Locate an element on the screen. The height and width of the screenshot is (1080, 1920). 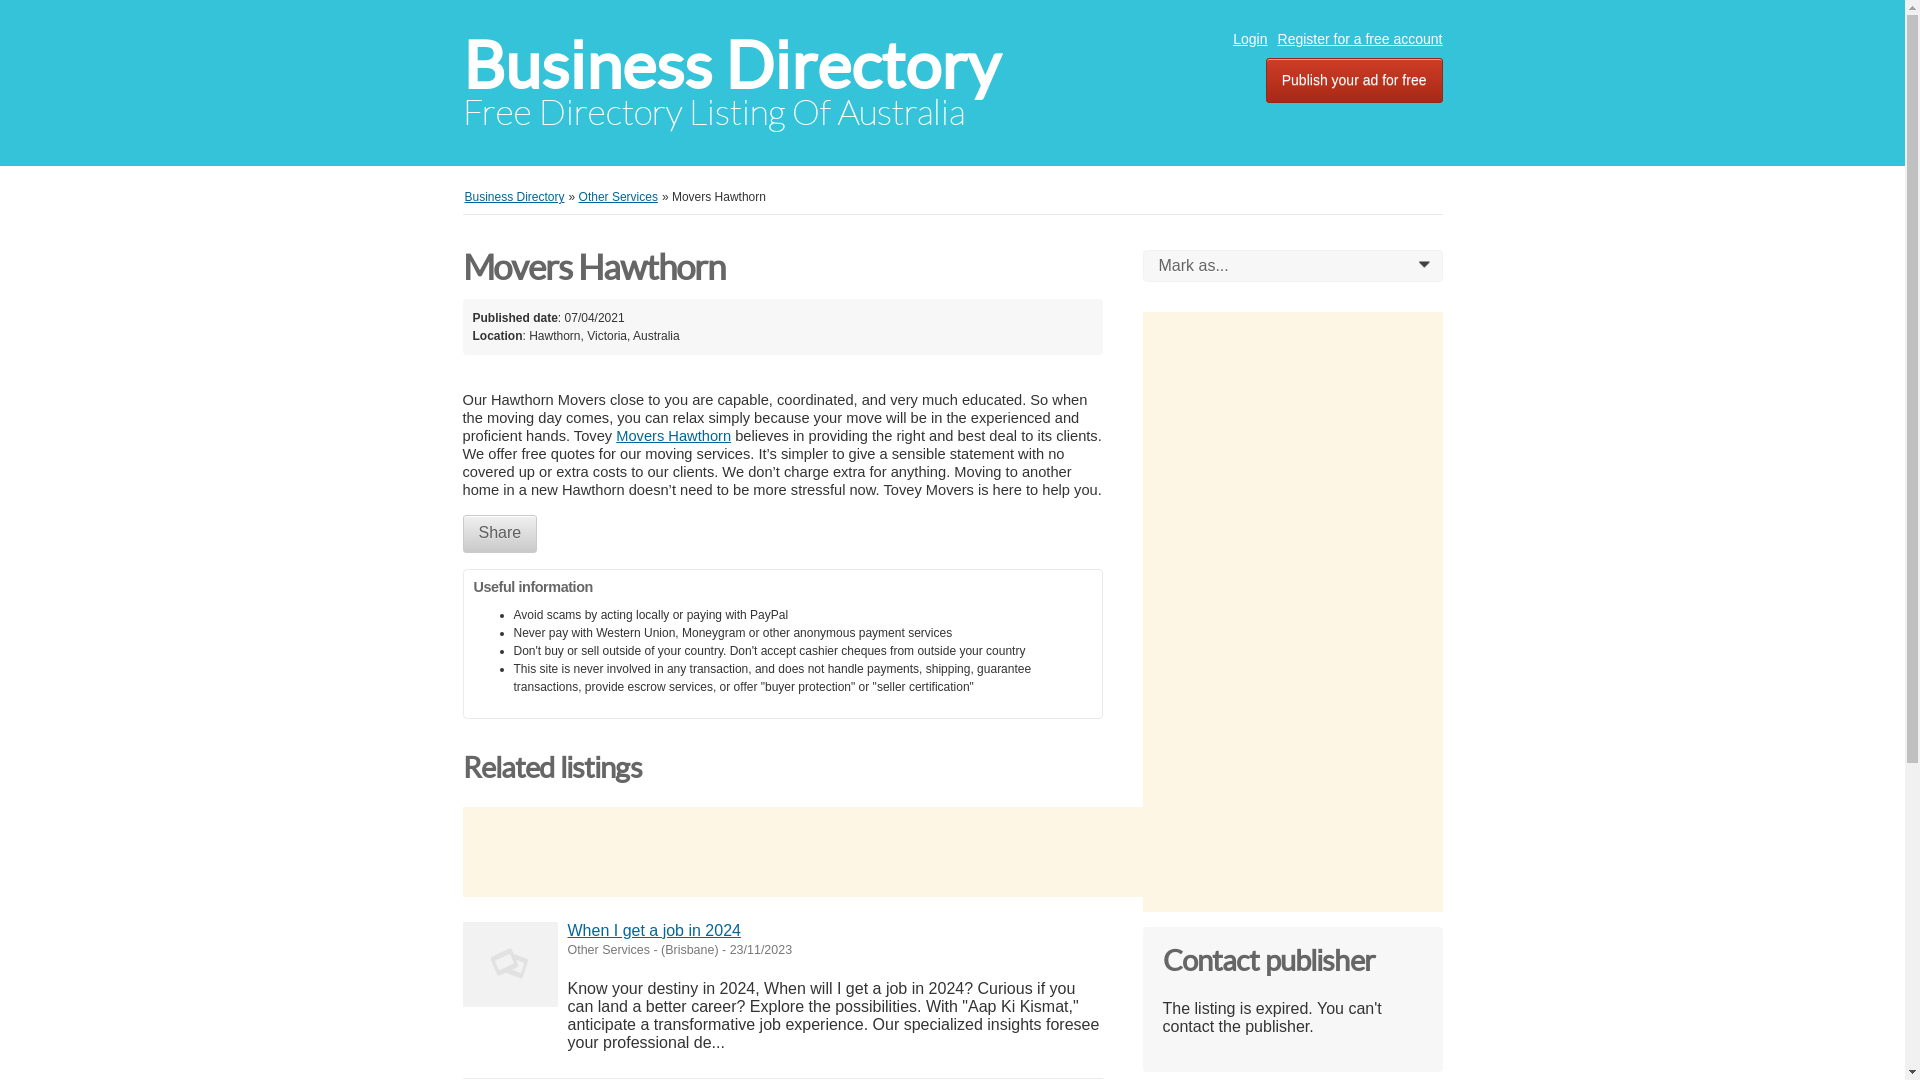
'Business Directory' is located at coordinates (463, 196).